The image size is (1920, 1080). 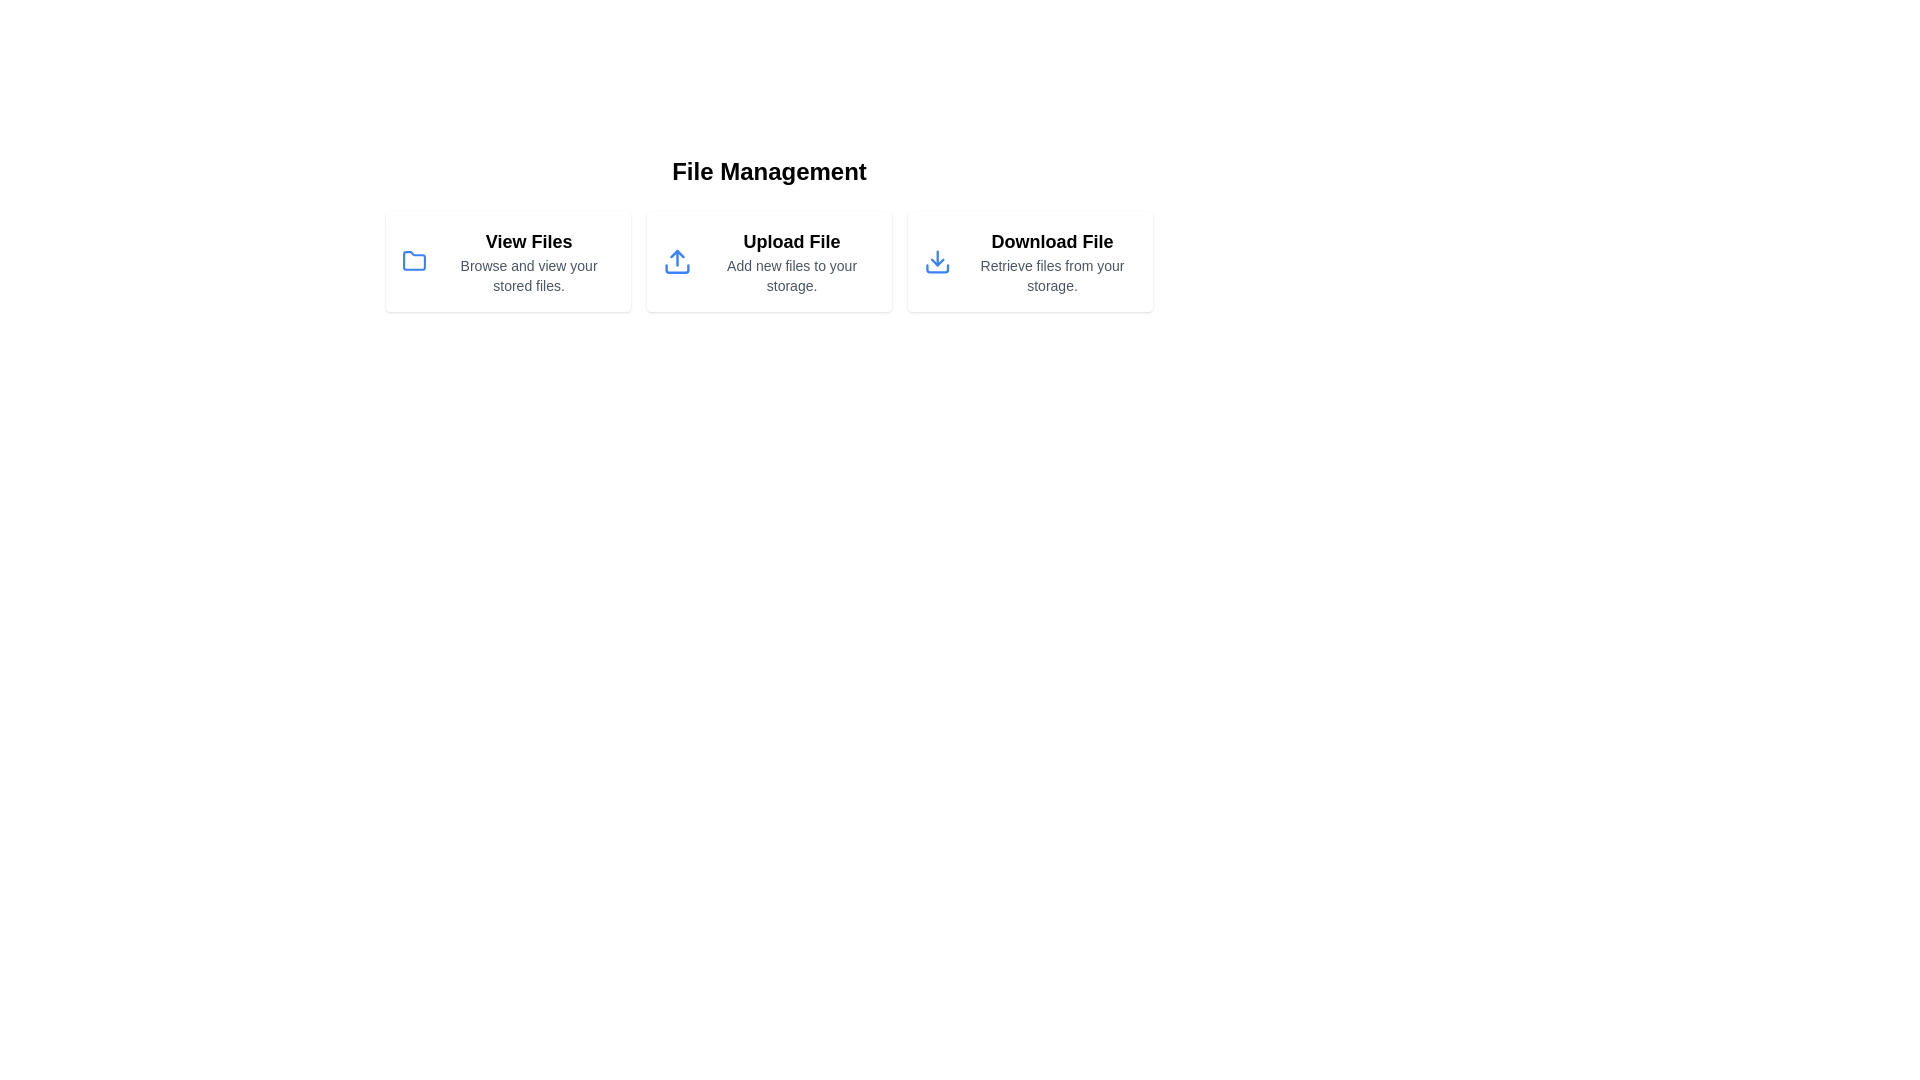 I want to click on the 'Download File' button in the File Management section to initiate the download process, so click(x=1030, y=261).